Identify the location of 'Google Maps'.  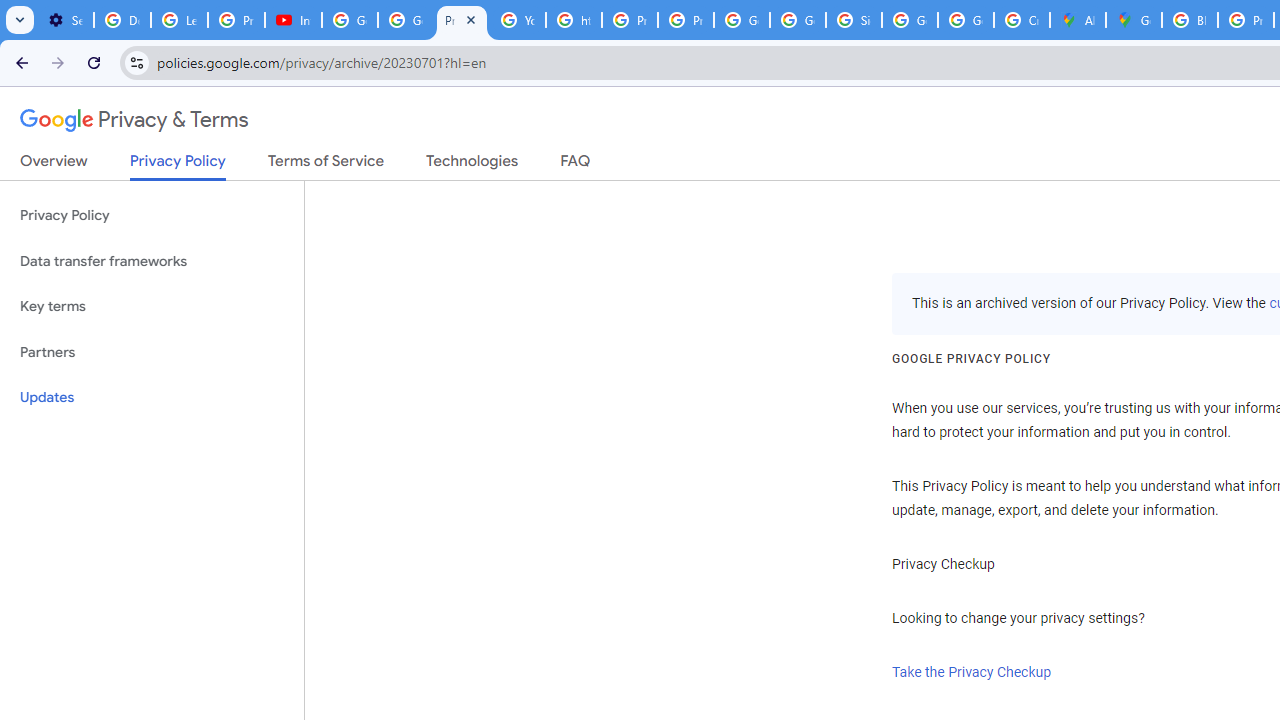
(1134, 20).